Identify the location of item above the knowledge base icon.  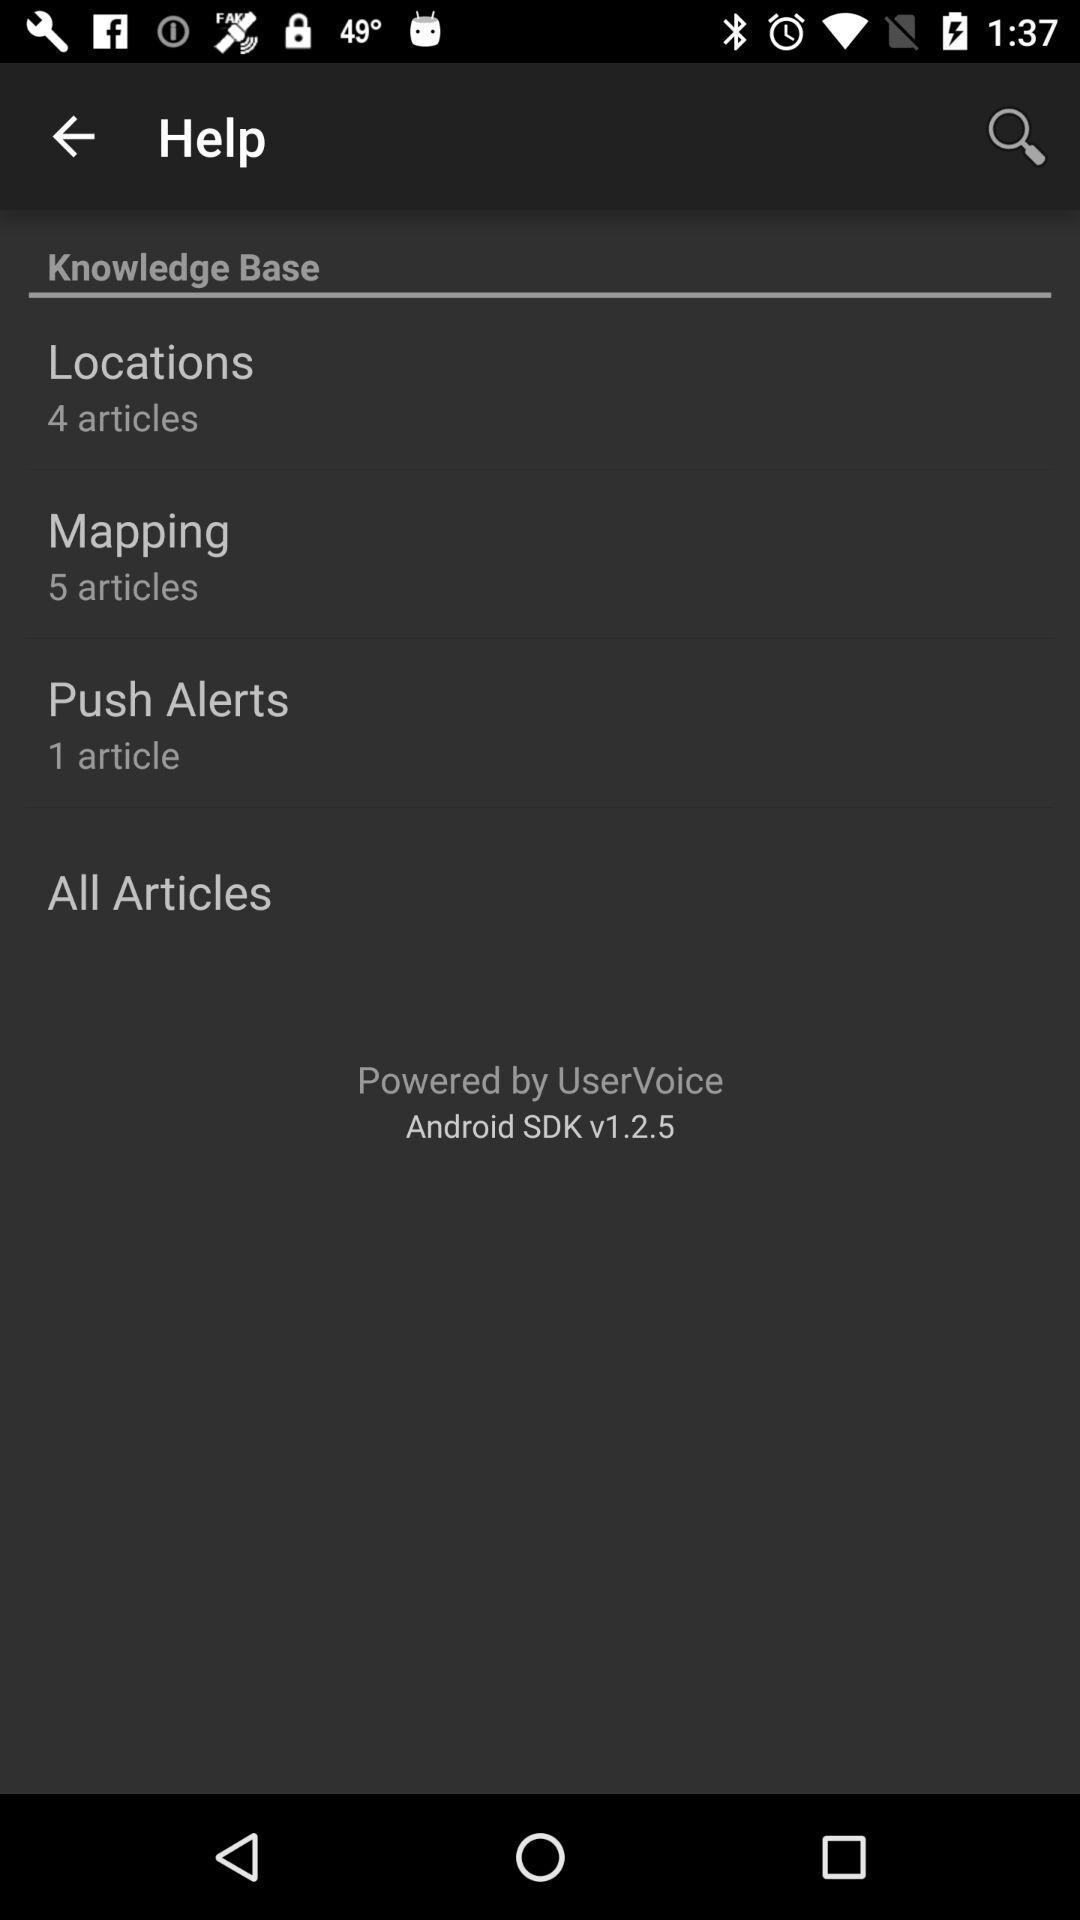
(1017, 135).